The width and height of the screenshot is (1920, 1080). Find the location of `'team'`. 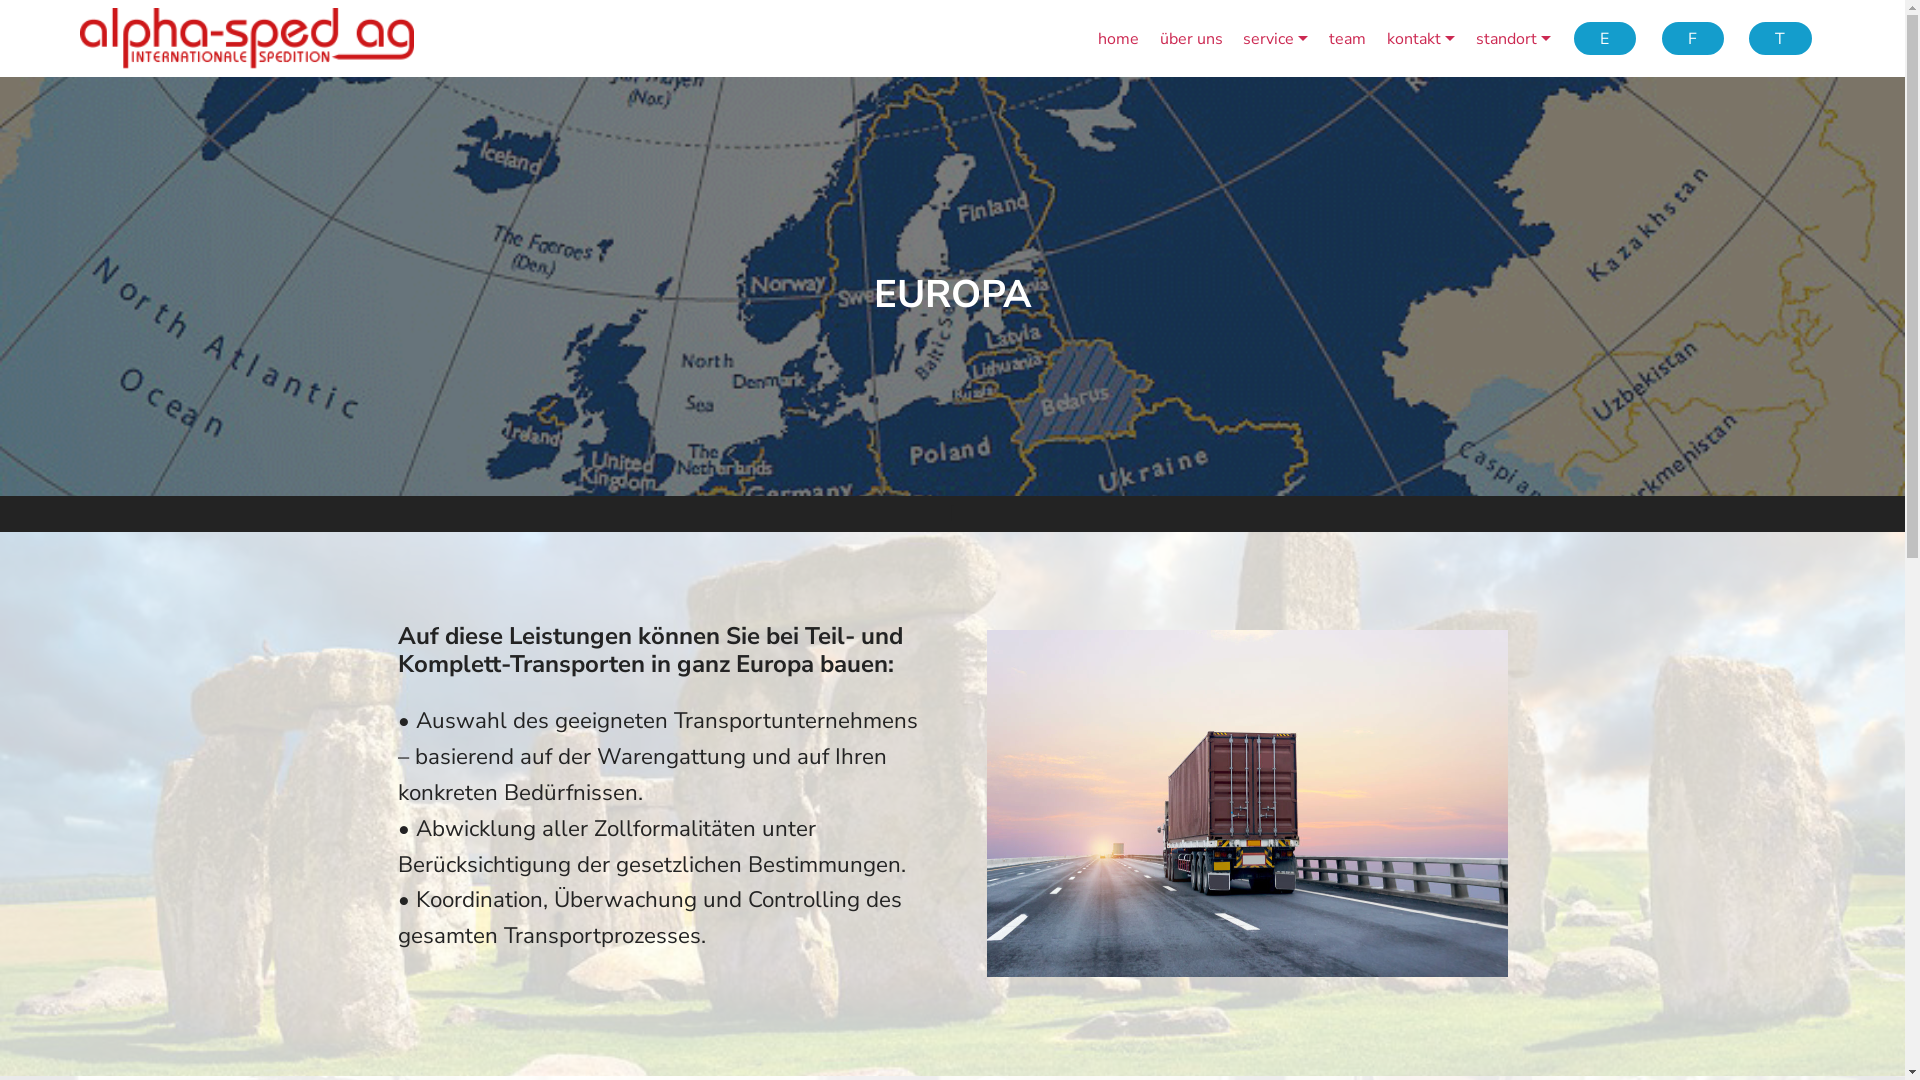

'team' is located at coordinates (1347, 38).